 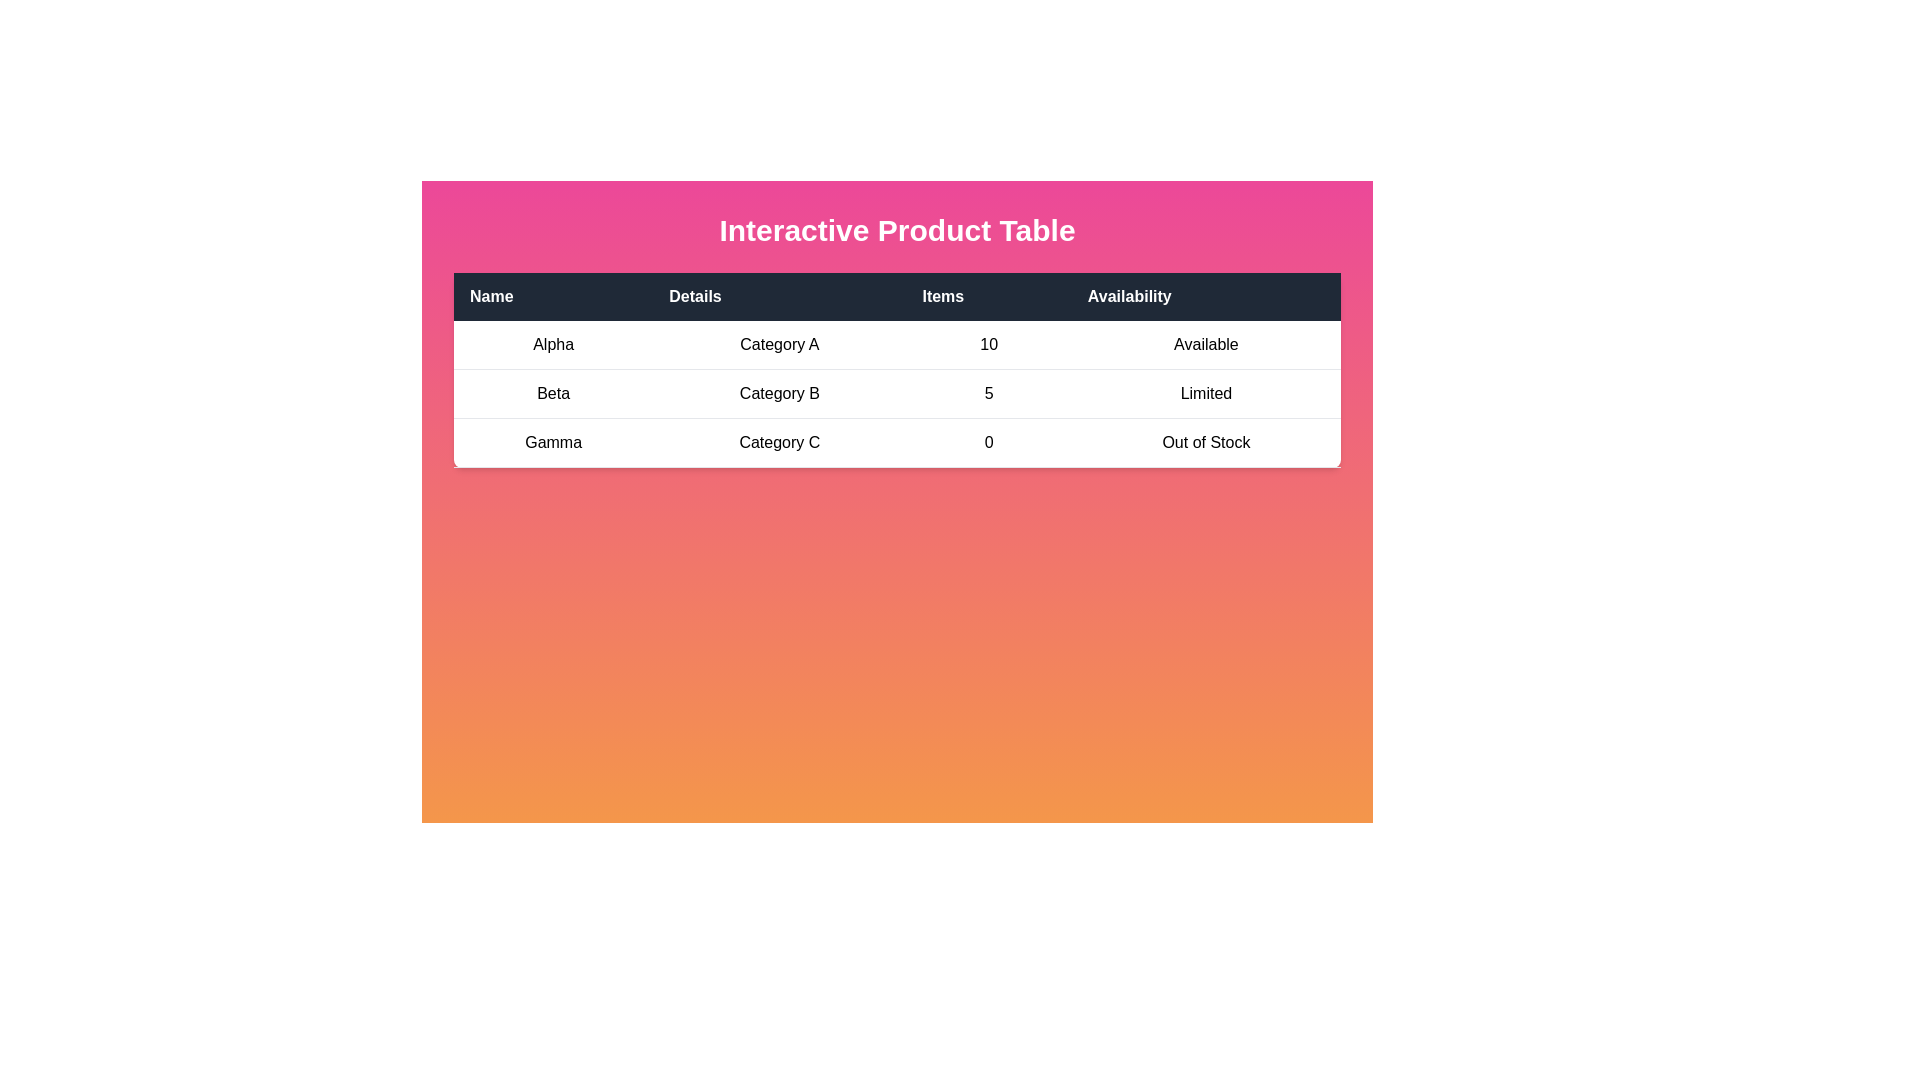 What do you see at coordinates (1205, 442) in the screenshot?
I see `the status indicator text label that informs the user about the unavailability of the item 'Gamma' in 'Category C'` at bounding box center [1205, 442].